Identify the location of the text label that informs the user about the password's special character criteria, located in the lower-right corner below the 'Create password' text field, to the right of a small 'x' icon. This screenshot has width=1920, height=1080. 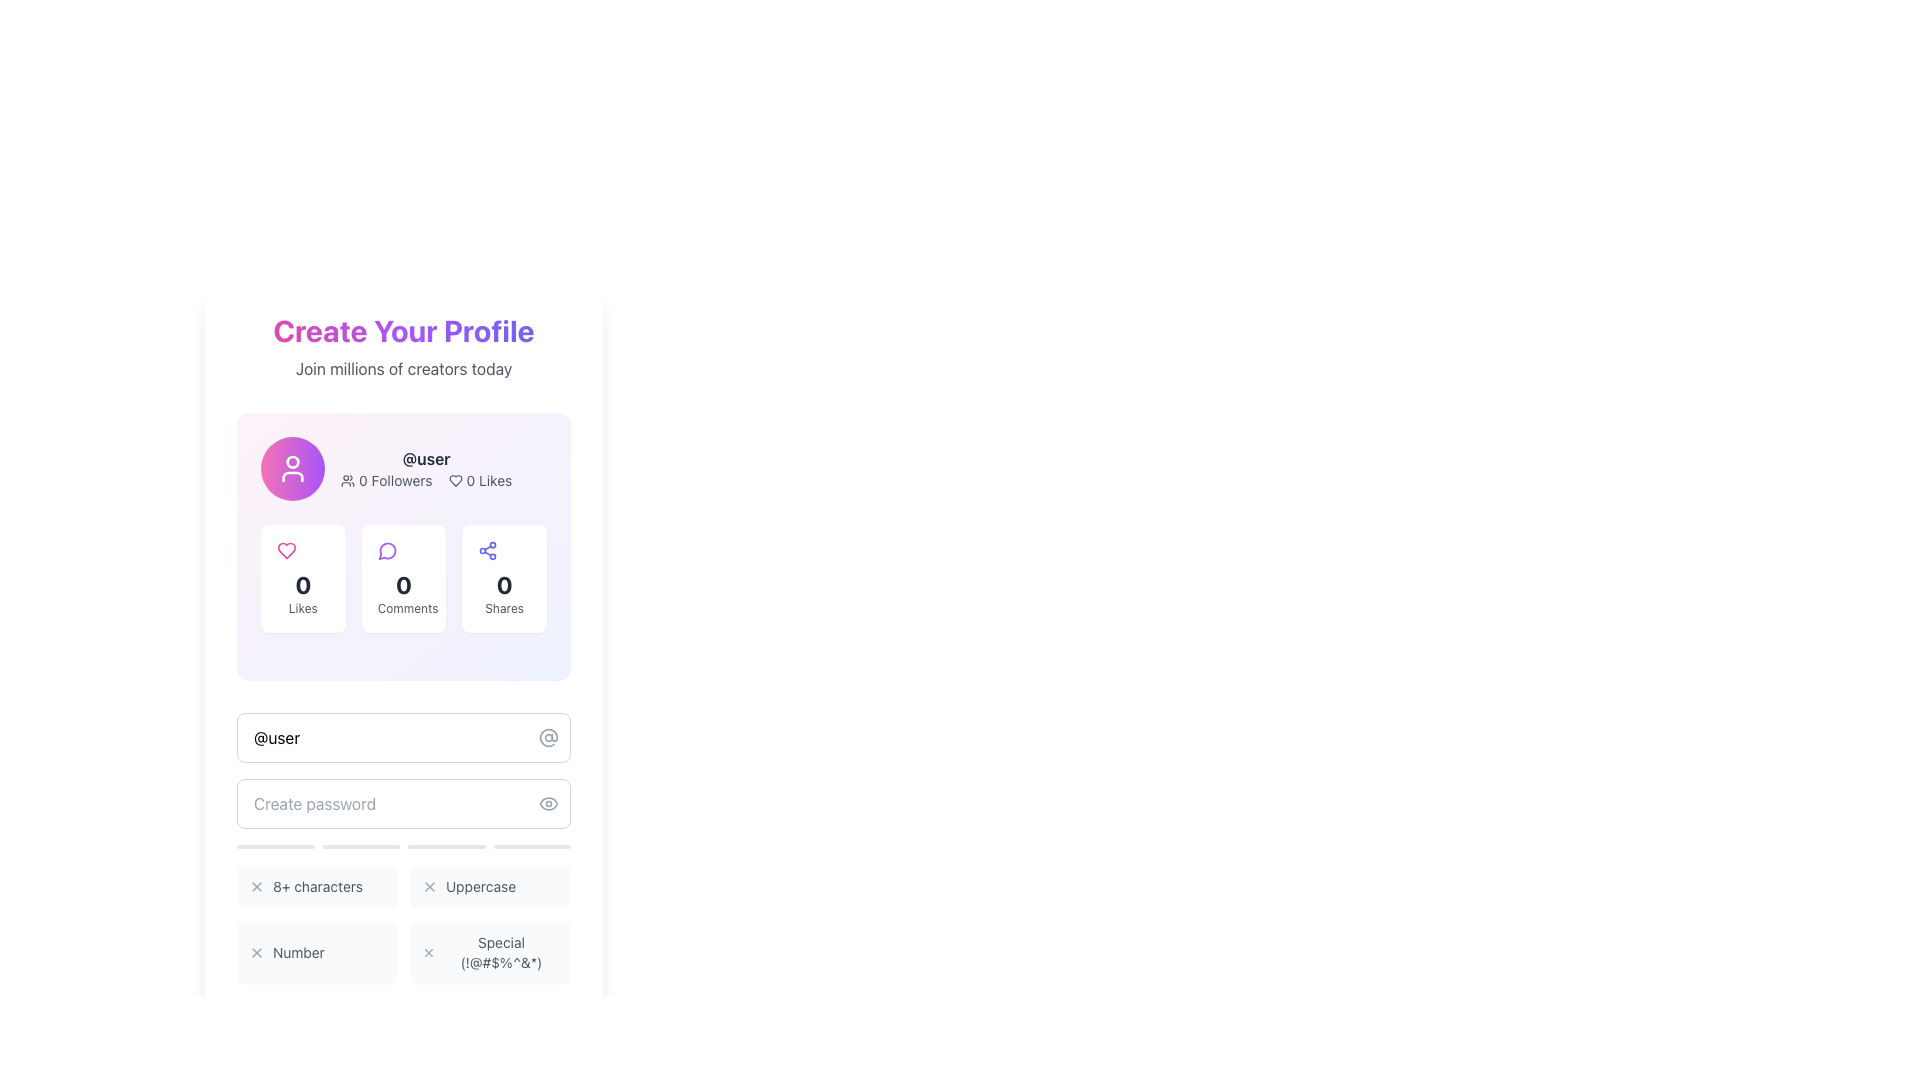
(501, 951).